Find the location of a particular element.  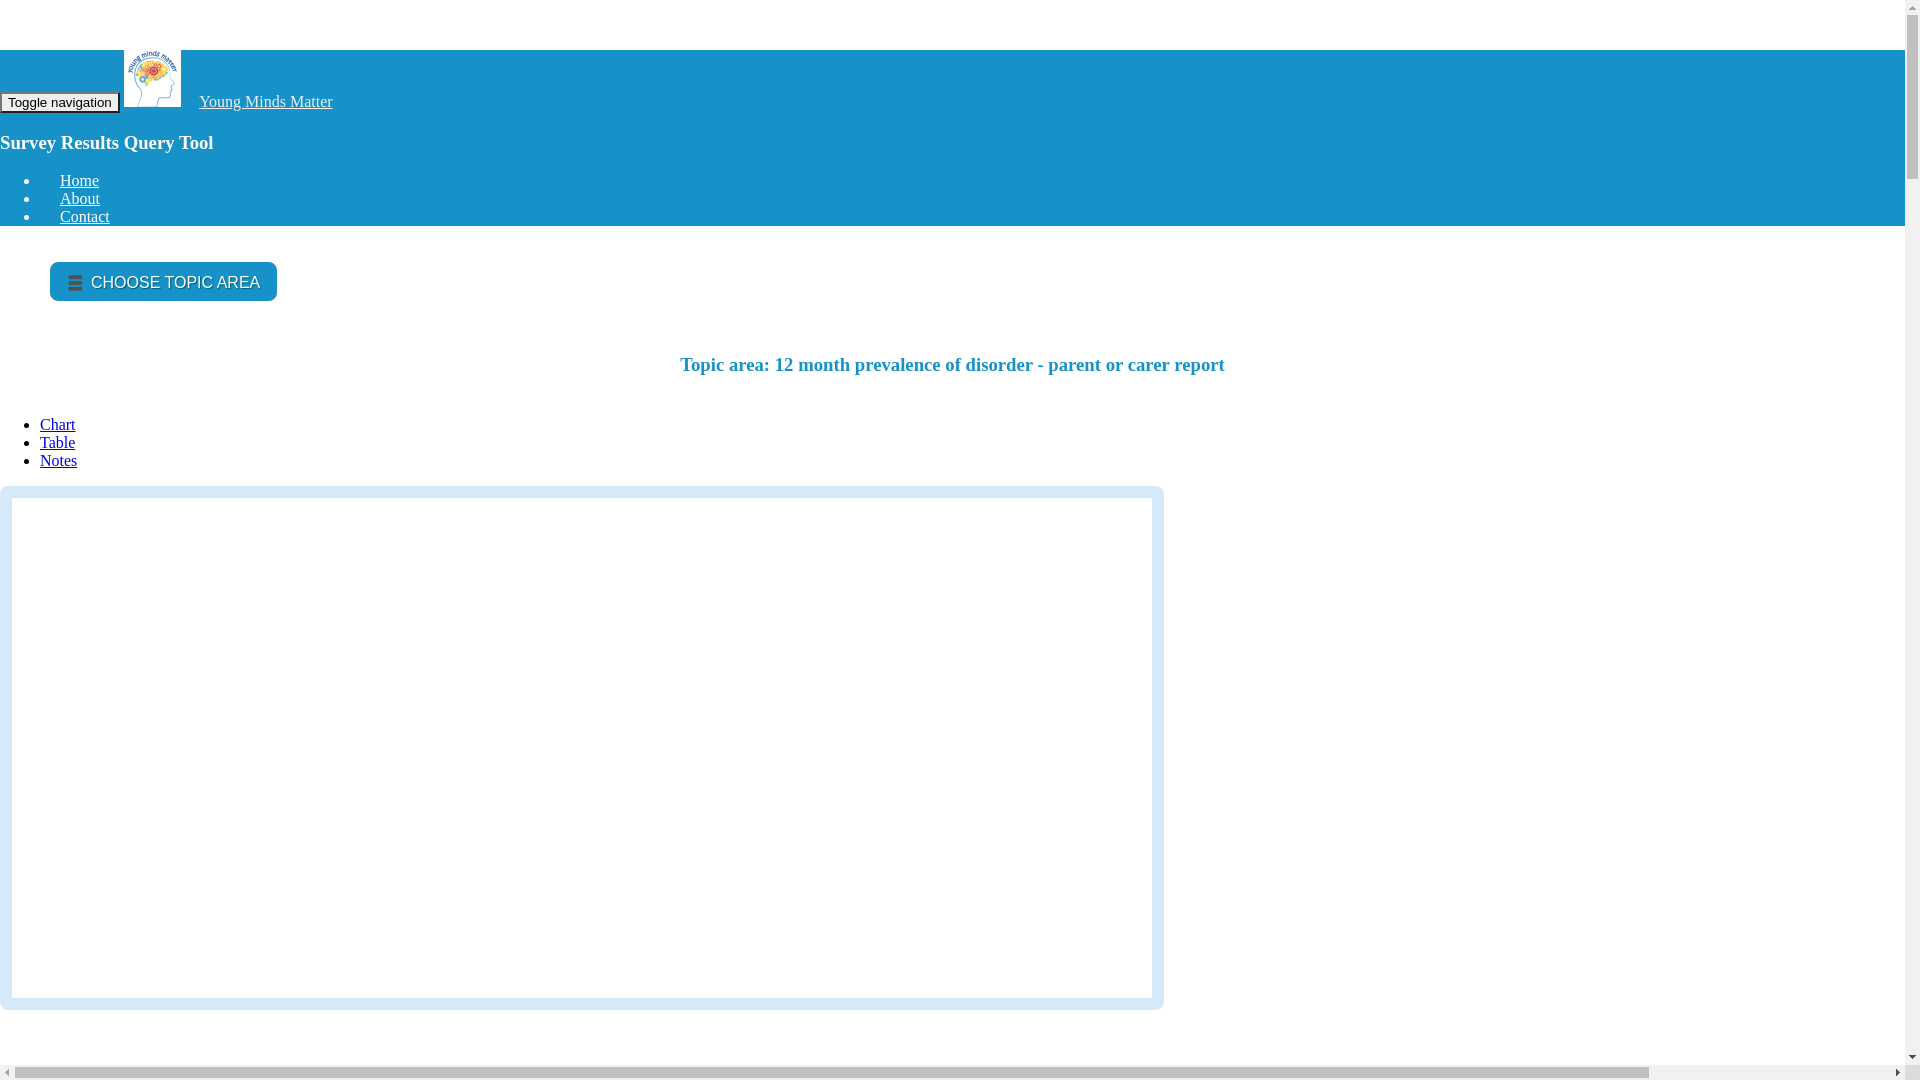

'Toggle navigation' is located at coordinates (0, 102).